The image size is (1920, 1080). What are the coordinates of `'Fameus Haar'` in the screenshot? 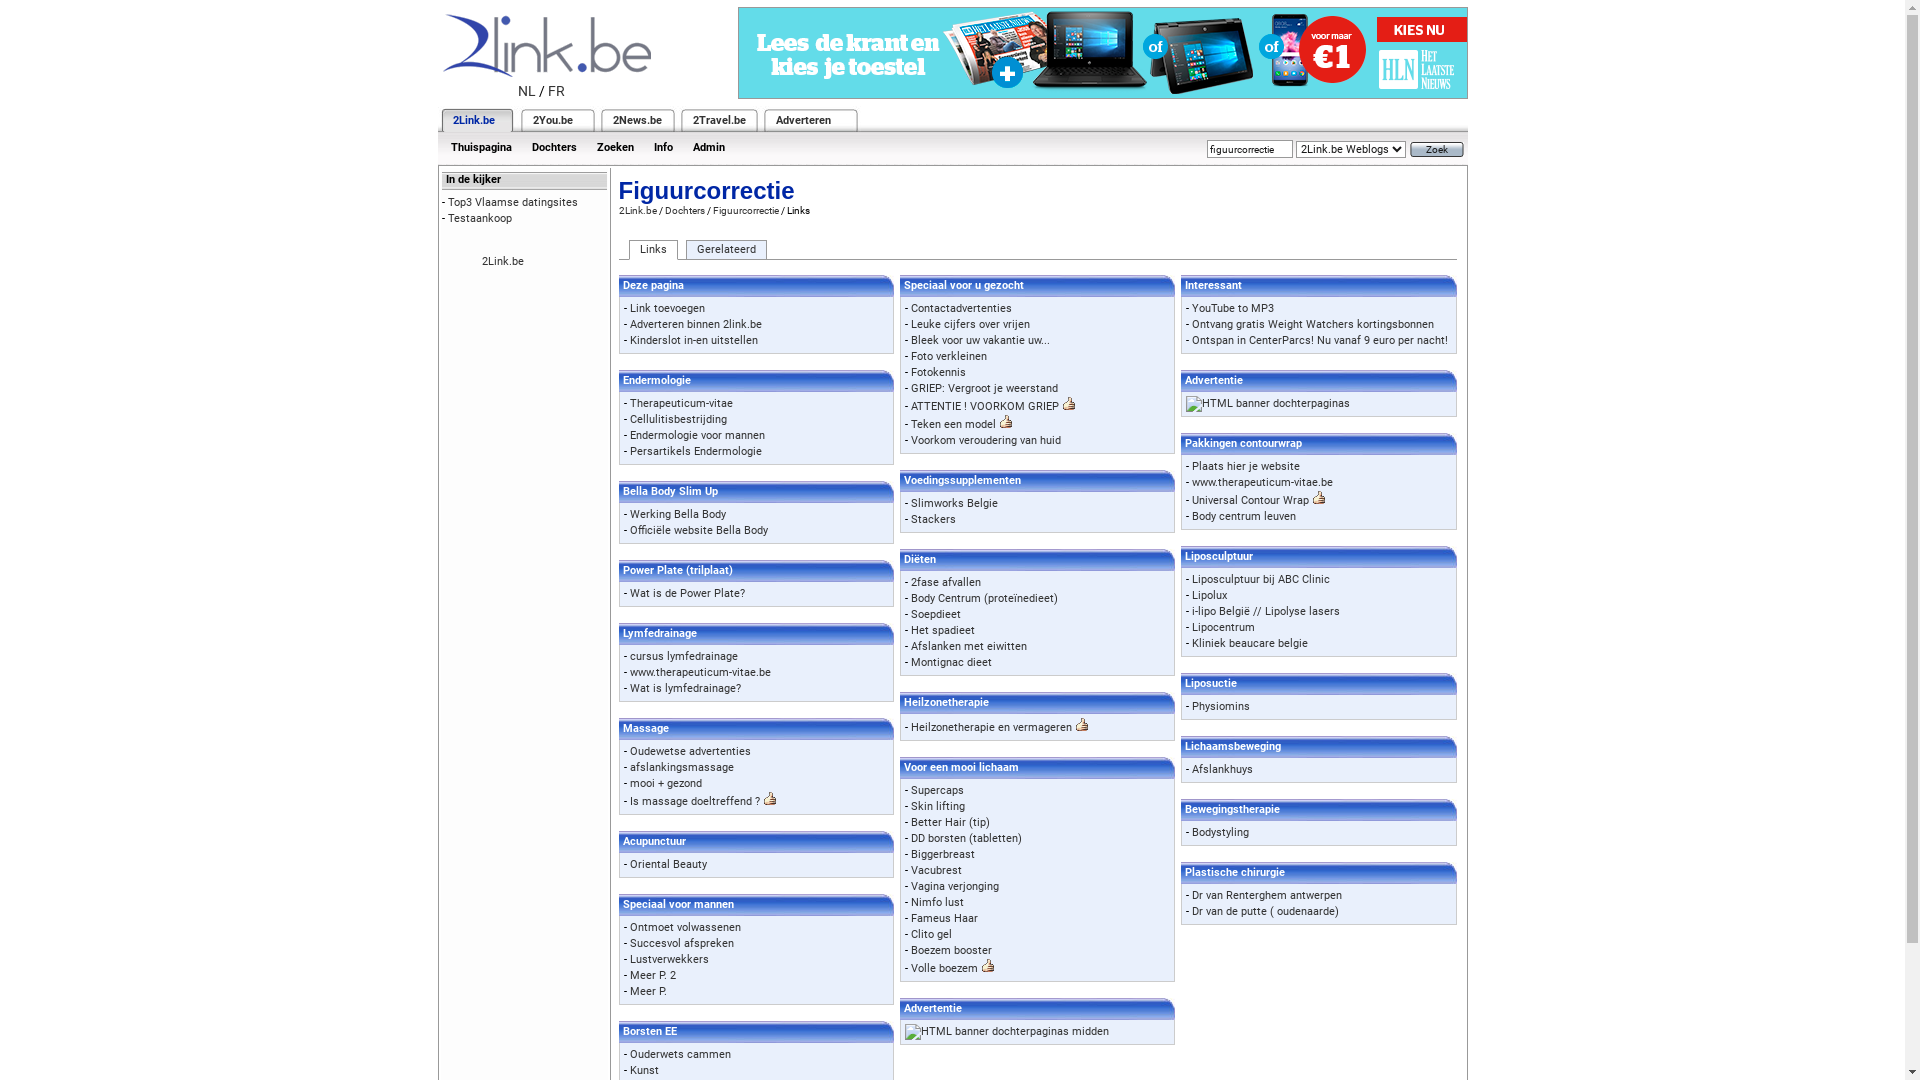 It's located at (910, 918).